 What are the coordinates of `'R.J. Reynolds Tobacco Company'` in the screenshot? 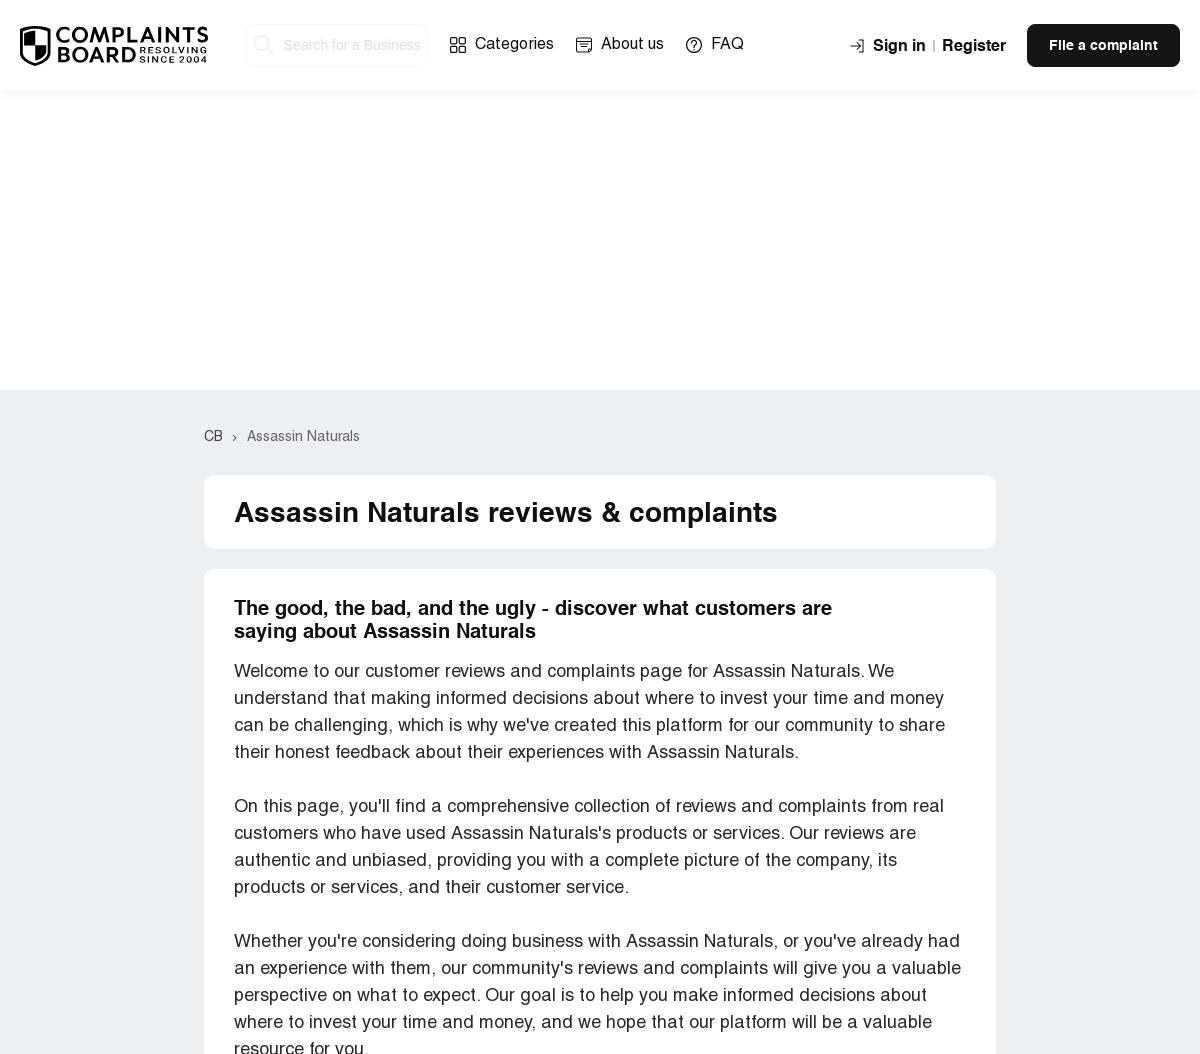 It's located at (366, 252).